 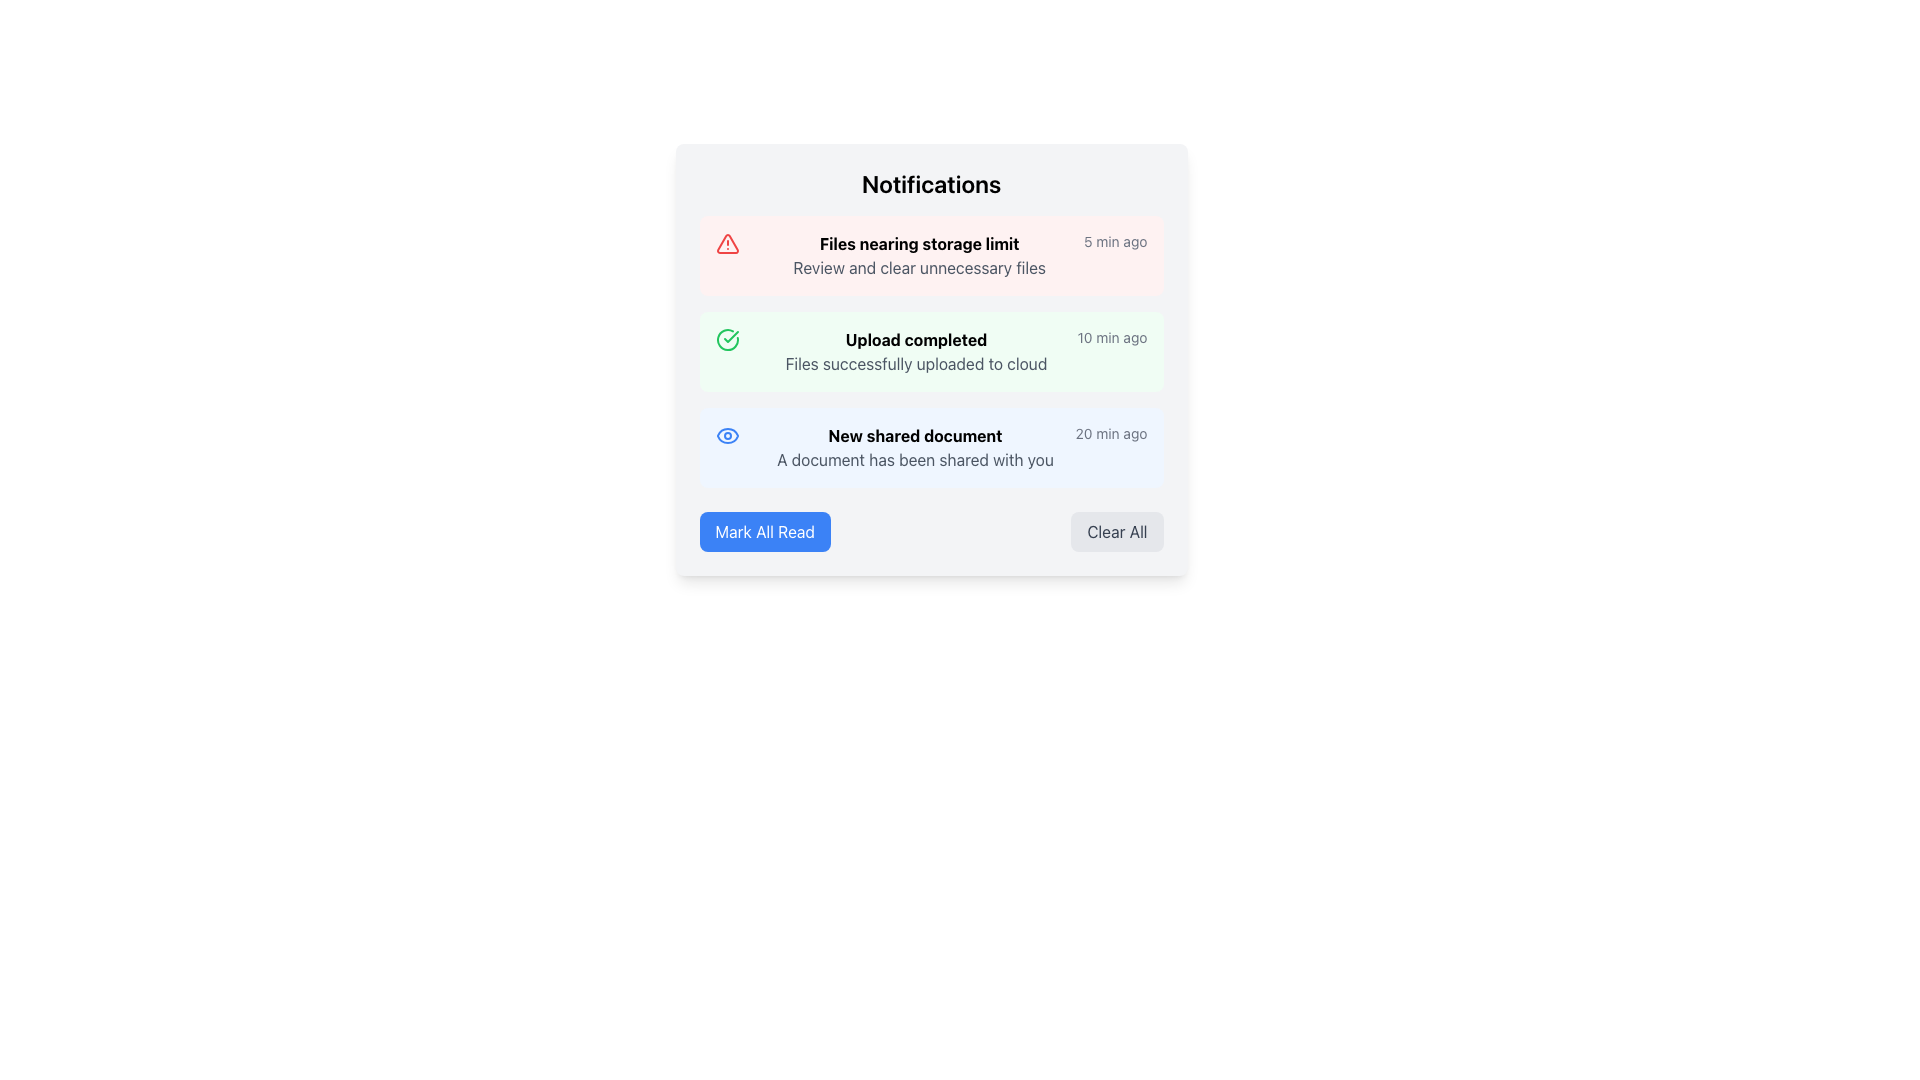 What do you see at coordinates (918, 242) in the screenshot?
I see `the title text label for the storage usage notification, which is positioned at the upper part of the notification bar and alerts users to the storage issue` at bounding box center [918, 242].